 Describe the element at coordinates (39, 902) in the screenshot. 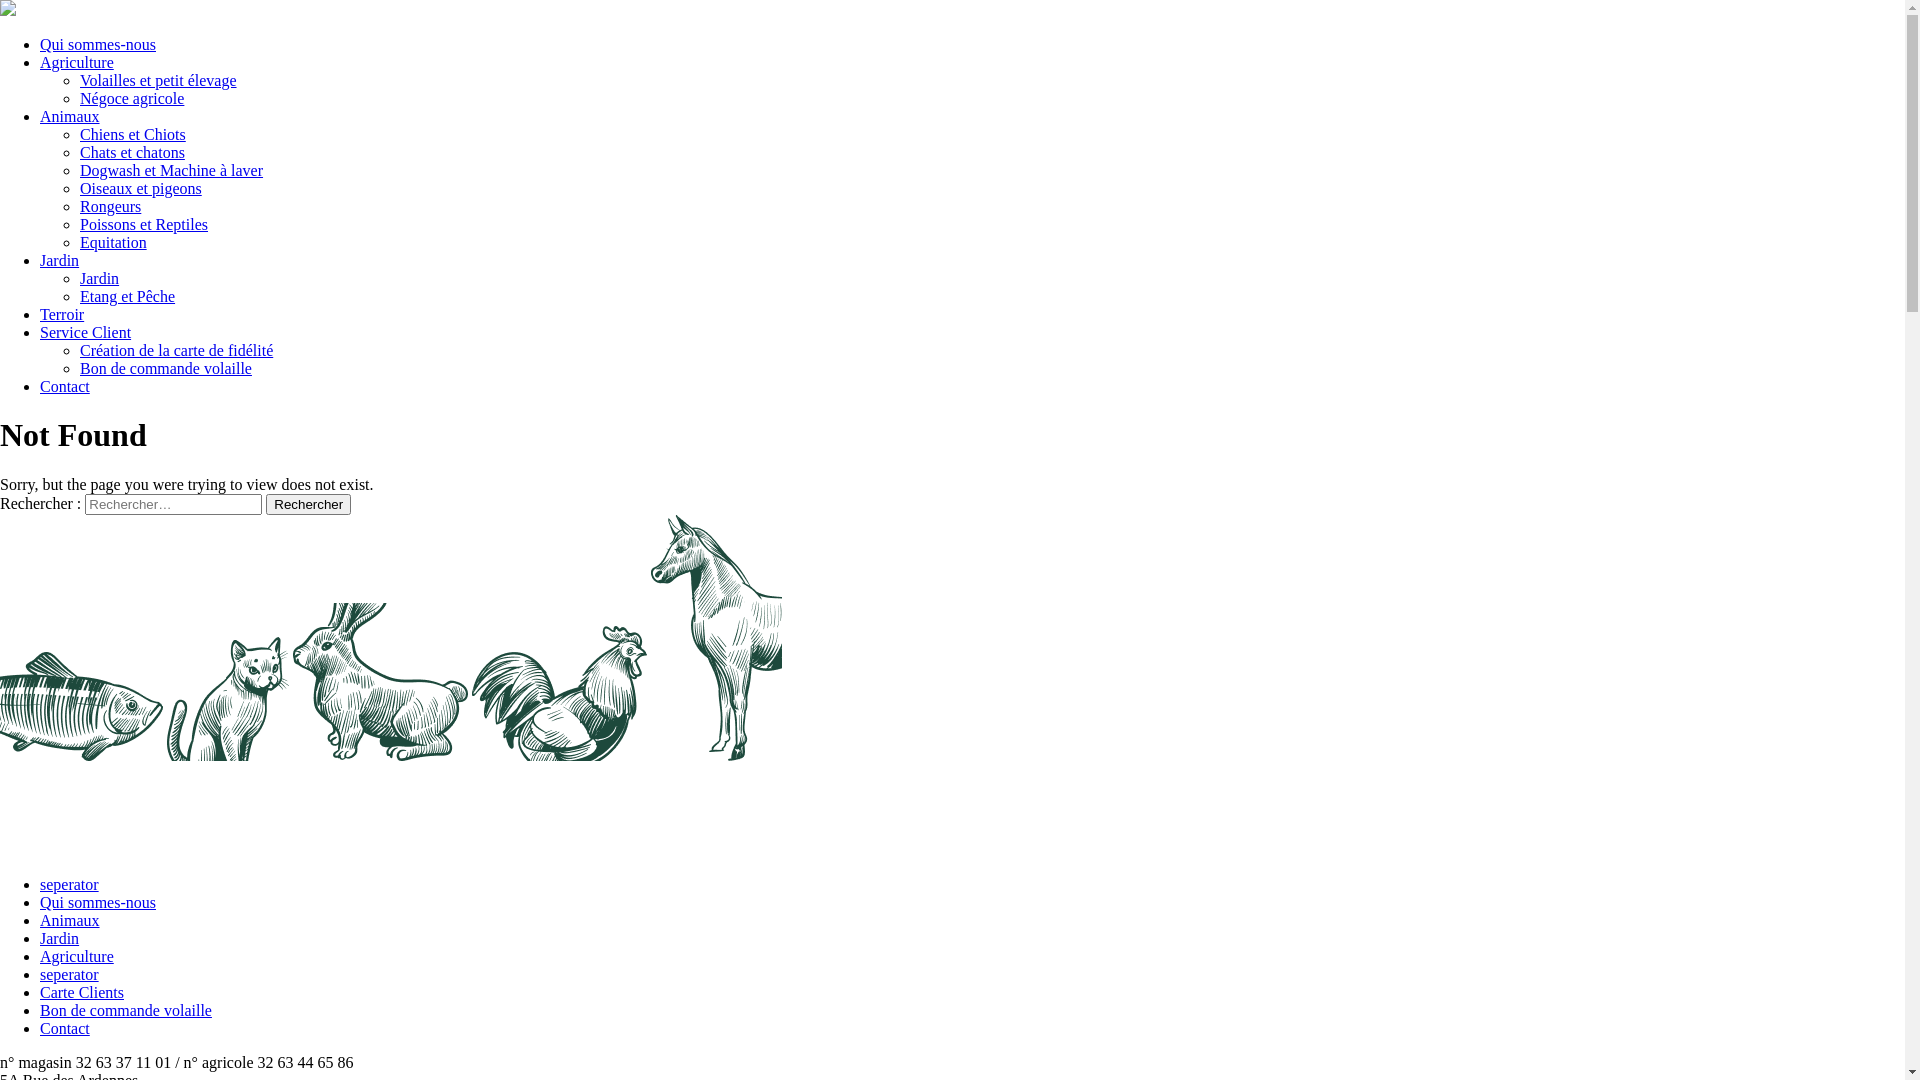

I see `'Qui sommes-nous'` at that location.